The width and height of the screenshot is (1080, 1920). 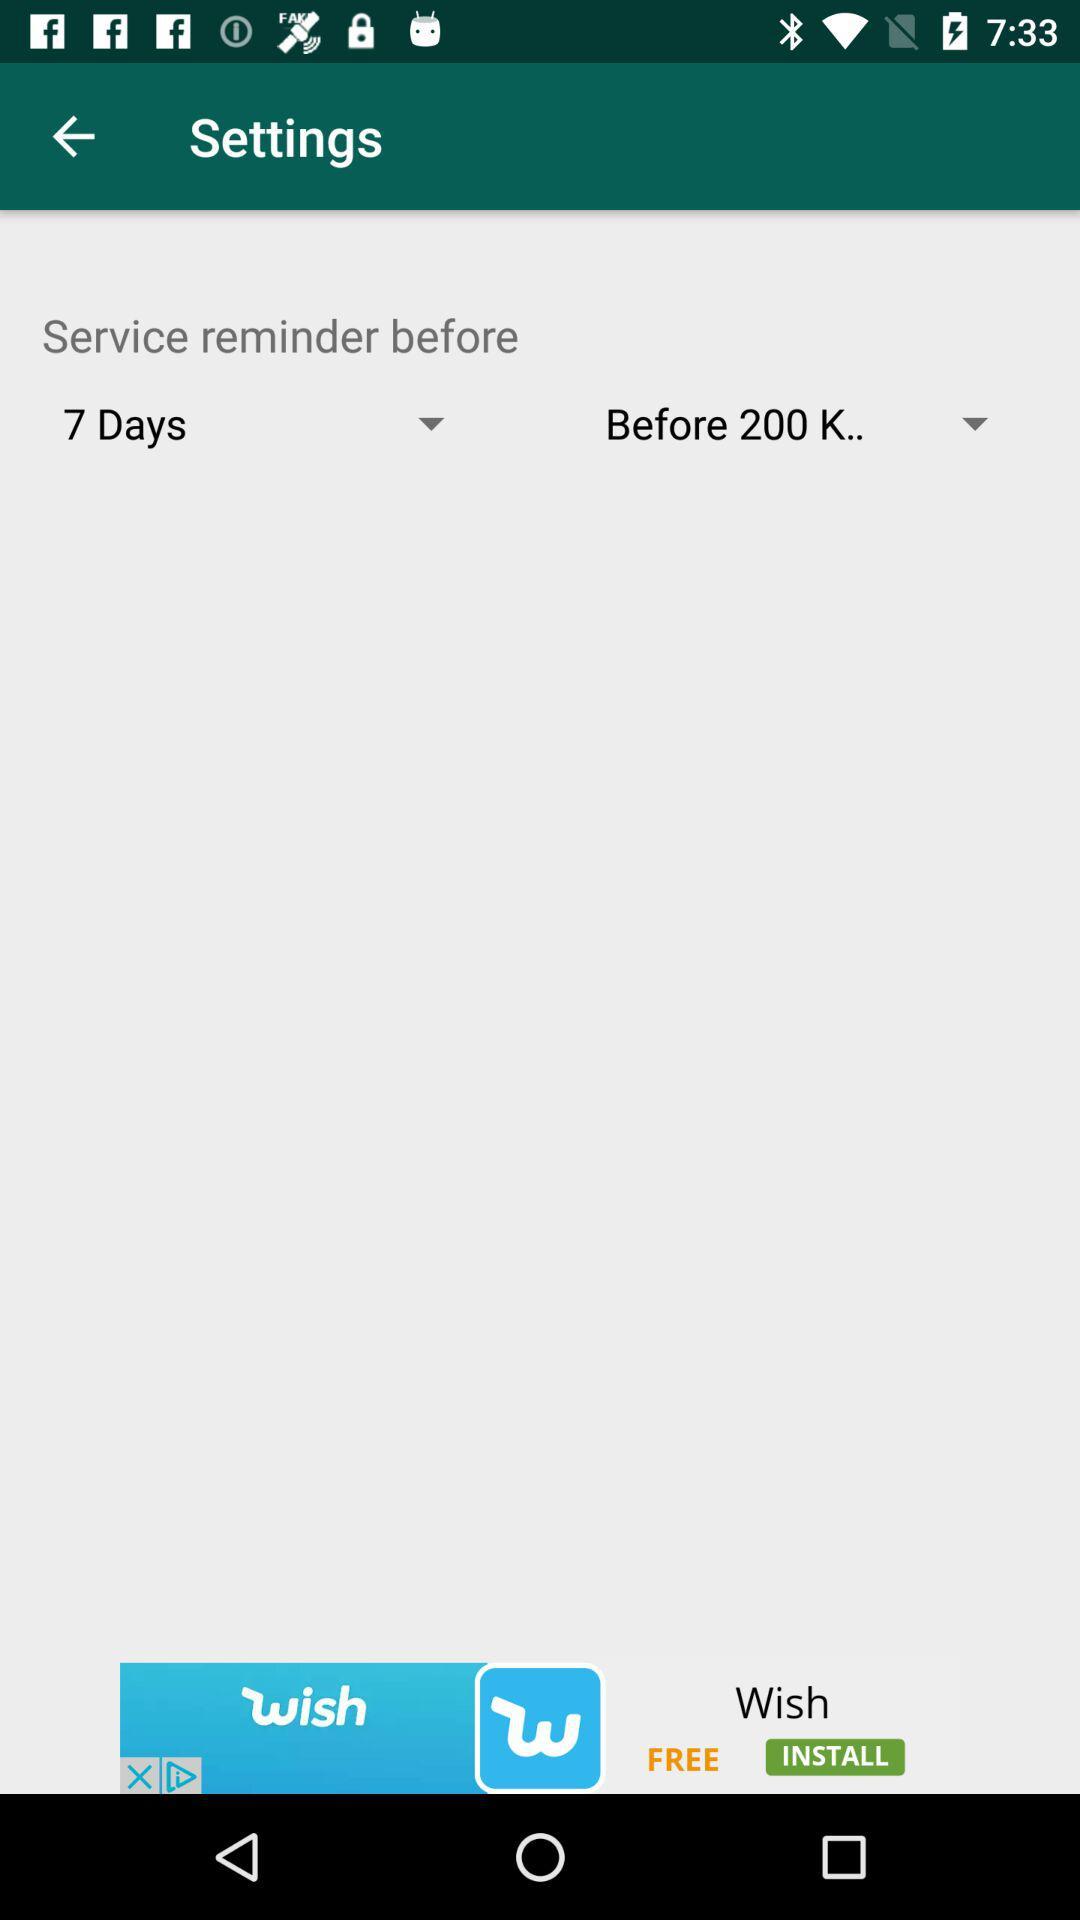 What do you see at coordinates (540, 1727) in the screenshot?
I see `advertisement` at bounding box center [540, 1727].